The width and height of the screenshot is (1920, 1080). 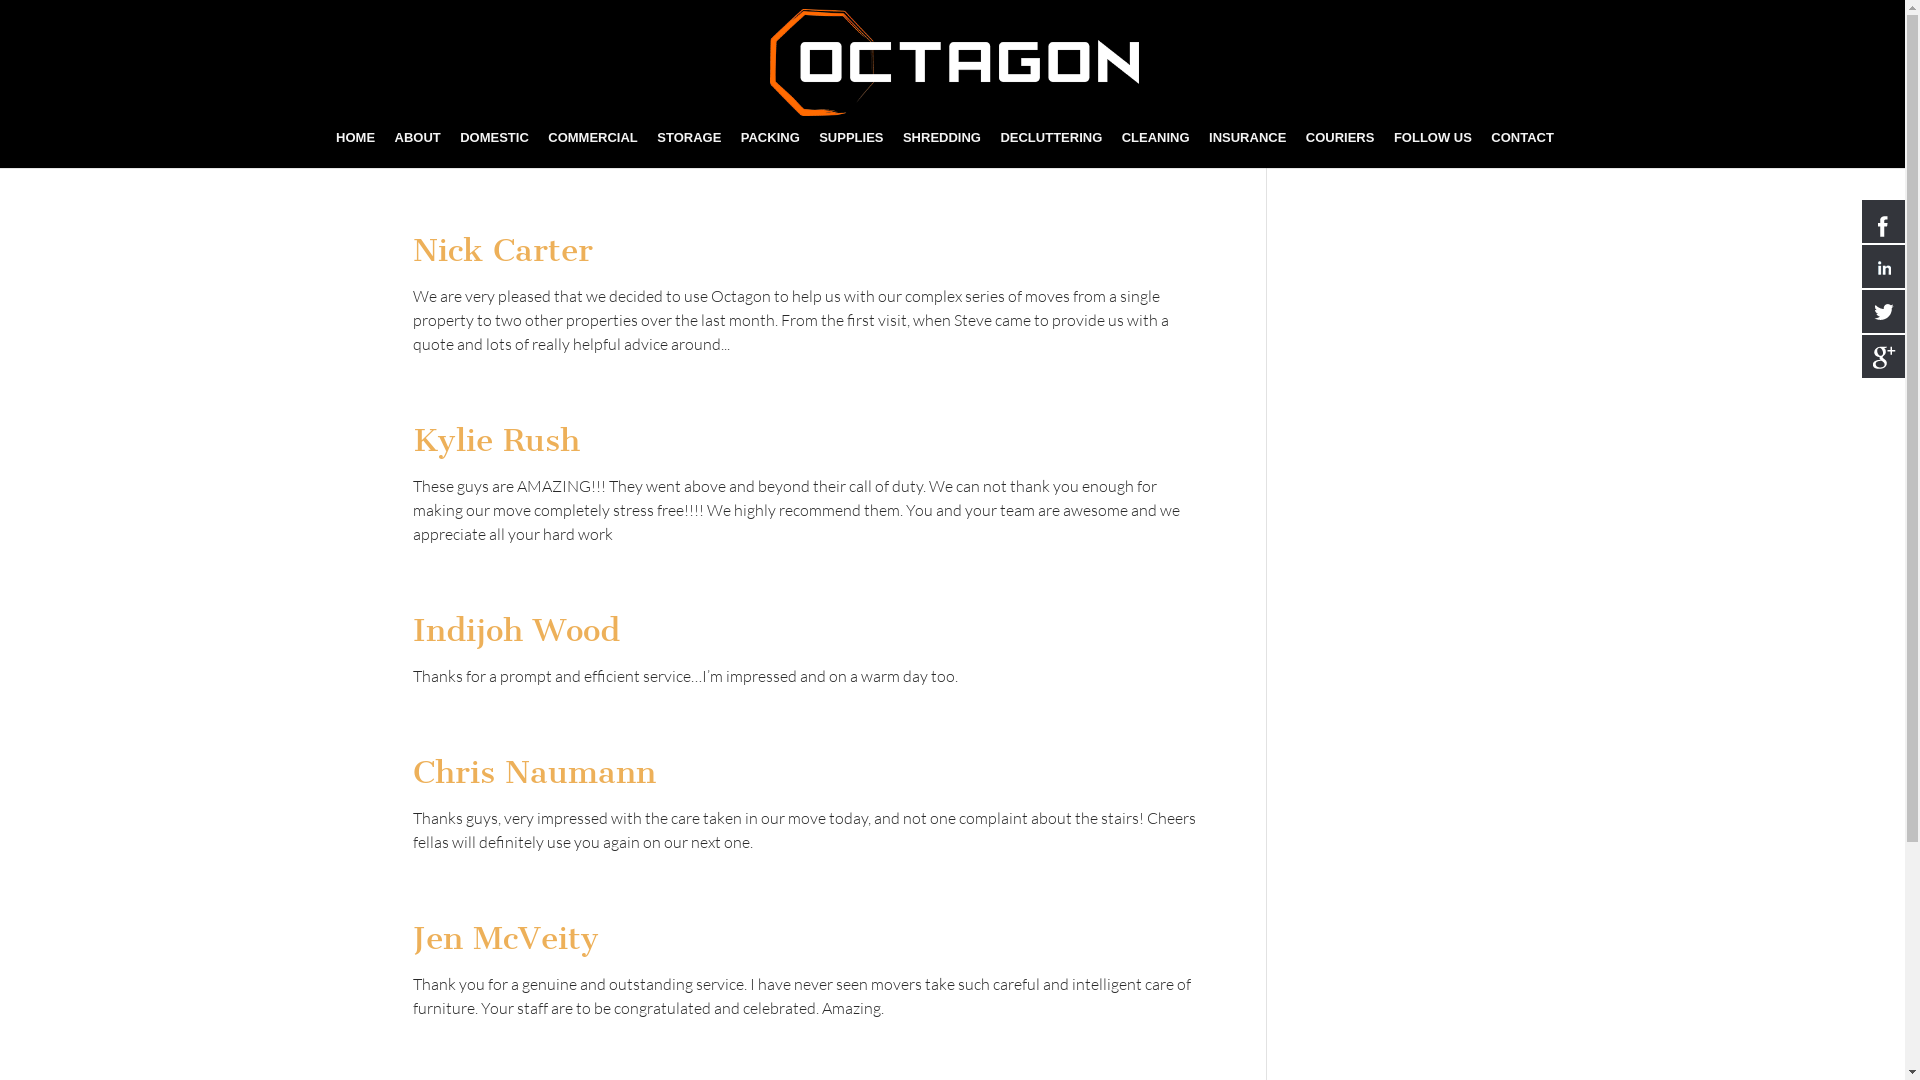 What do you see at coordinates (411, 438) in the screenshot?
I see `'Kylie Rush'` at bounding box center [411, 438].